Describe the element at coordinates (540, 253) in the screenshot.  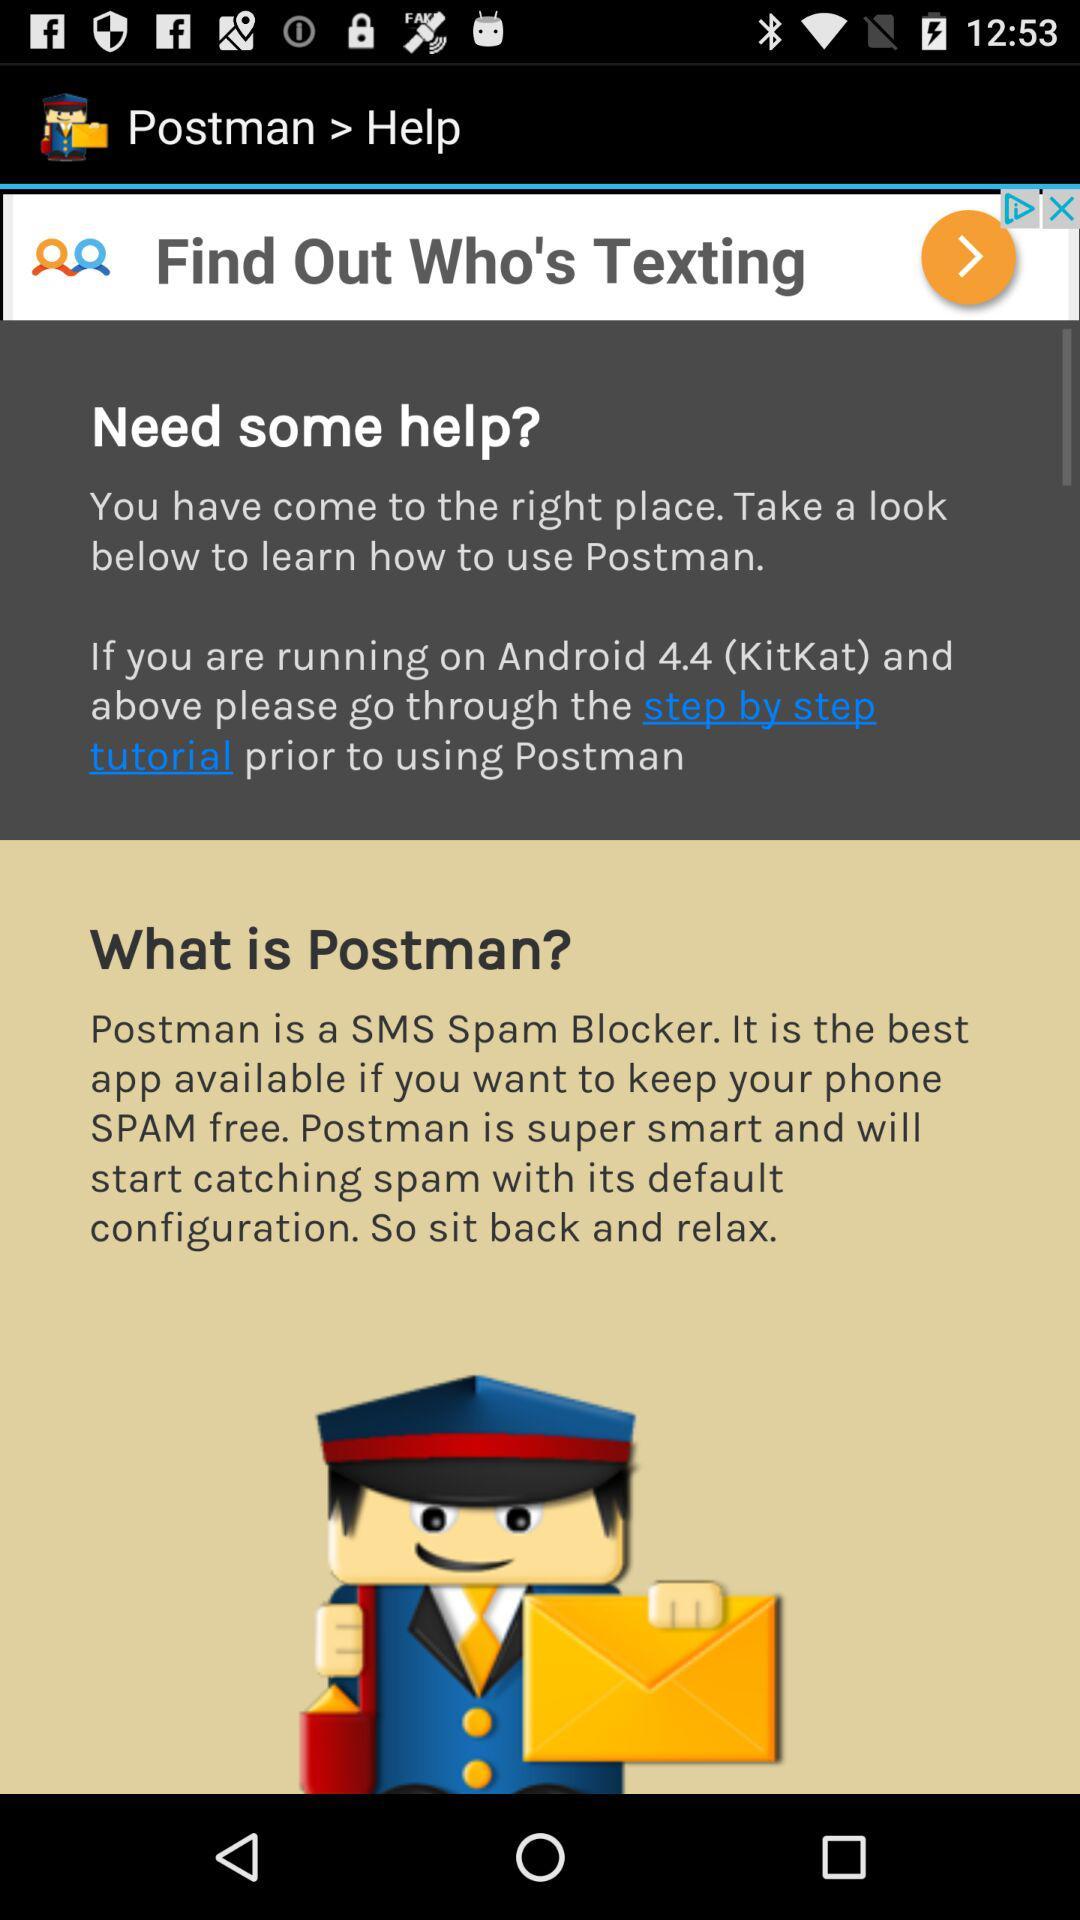
I see `advertisement` at that location.